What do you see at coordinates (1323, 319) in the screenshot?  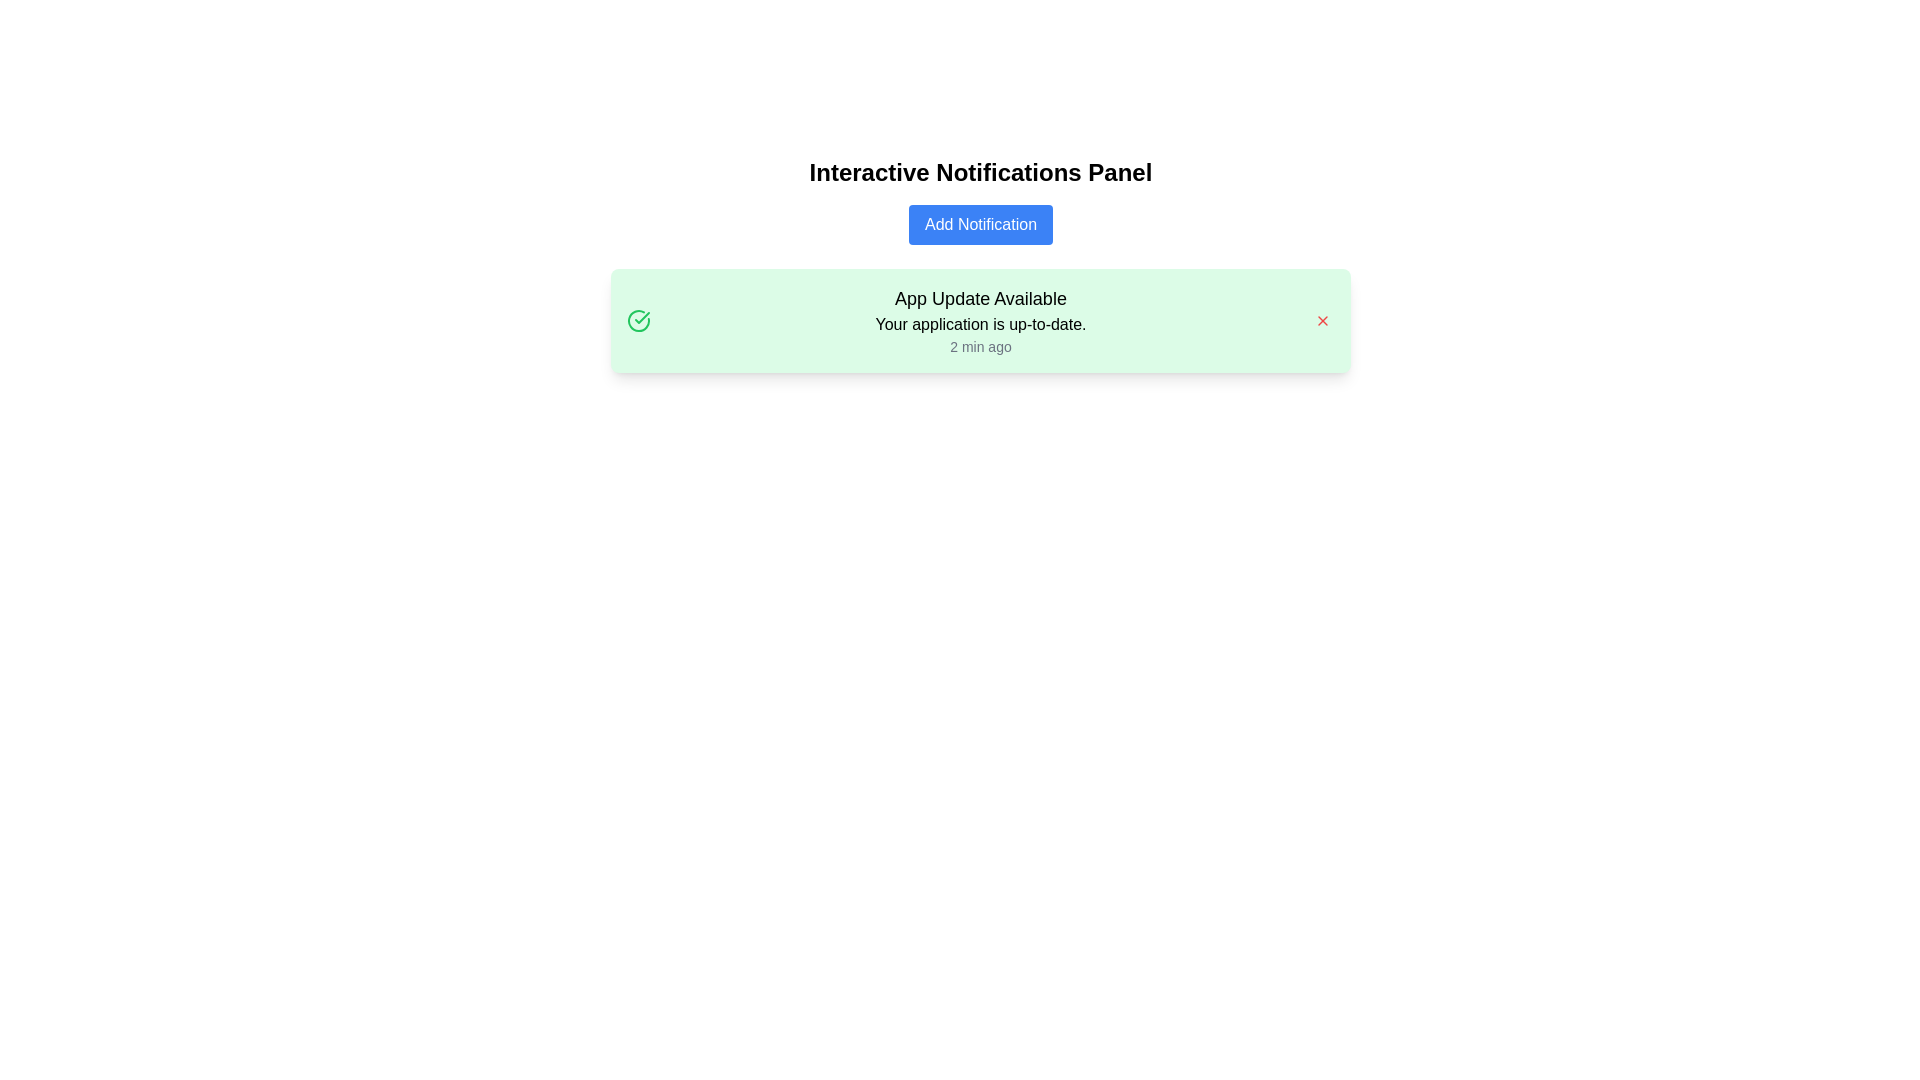 I see `the Close Button icon` at bounding box center [1323, 319].